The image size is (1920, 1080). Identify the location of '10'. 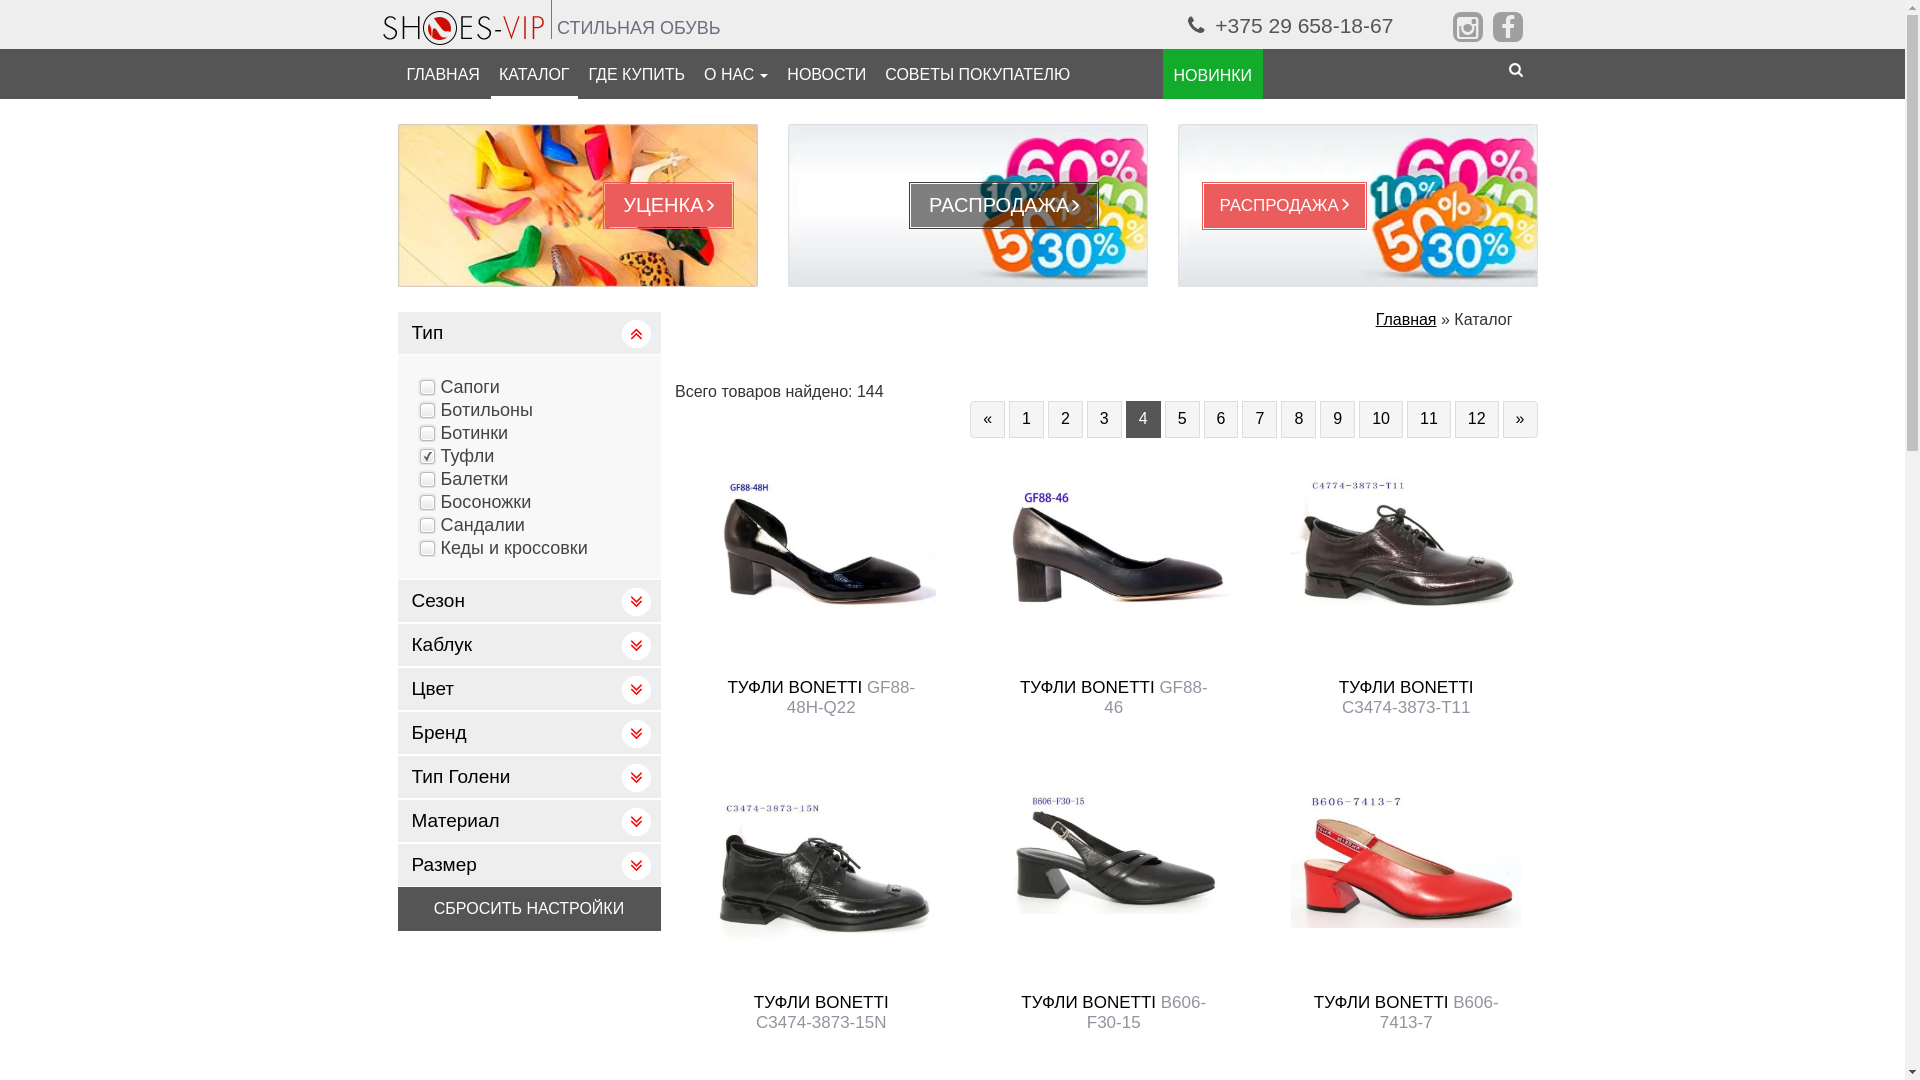
(1358, 418).